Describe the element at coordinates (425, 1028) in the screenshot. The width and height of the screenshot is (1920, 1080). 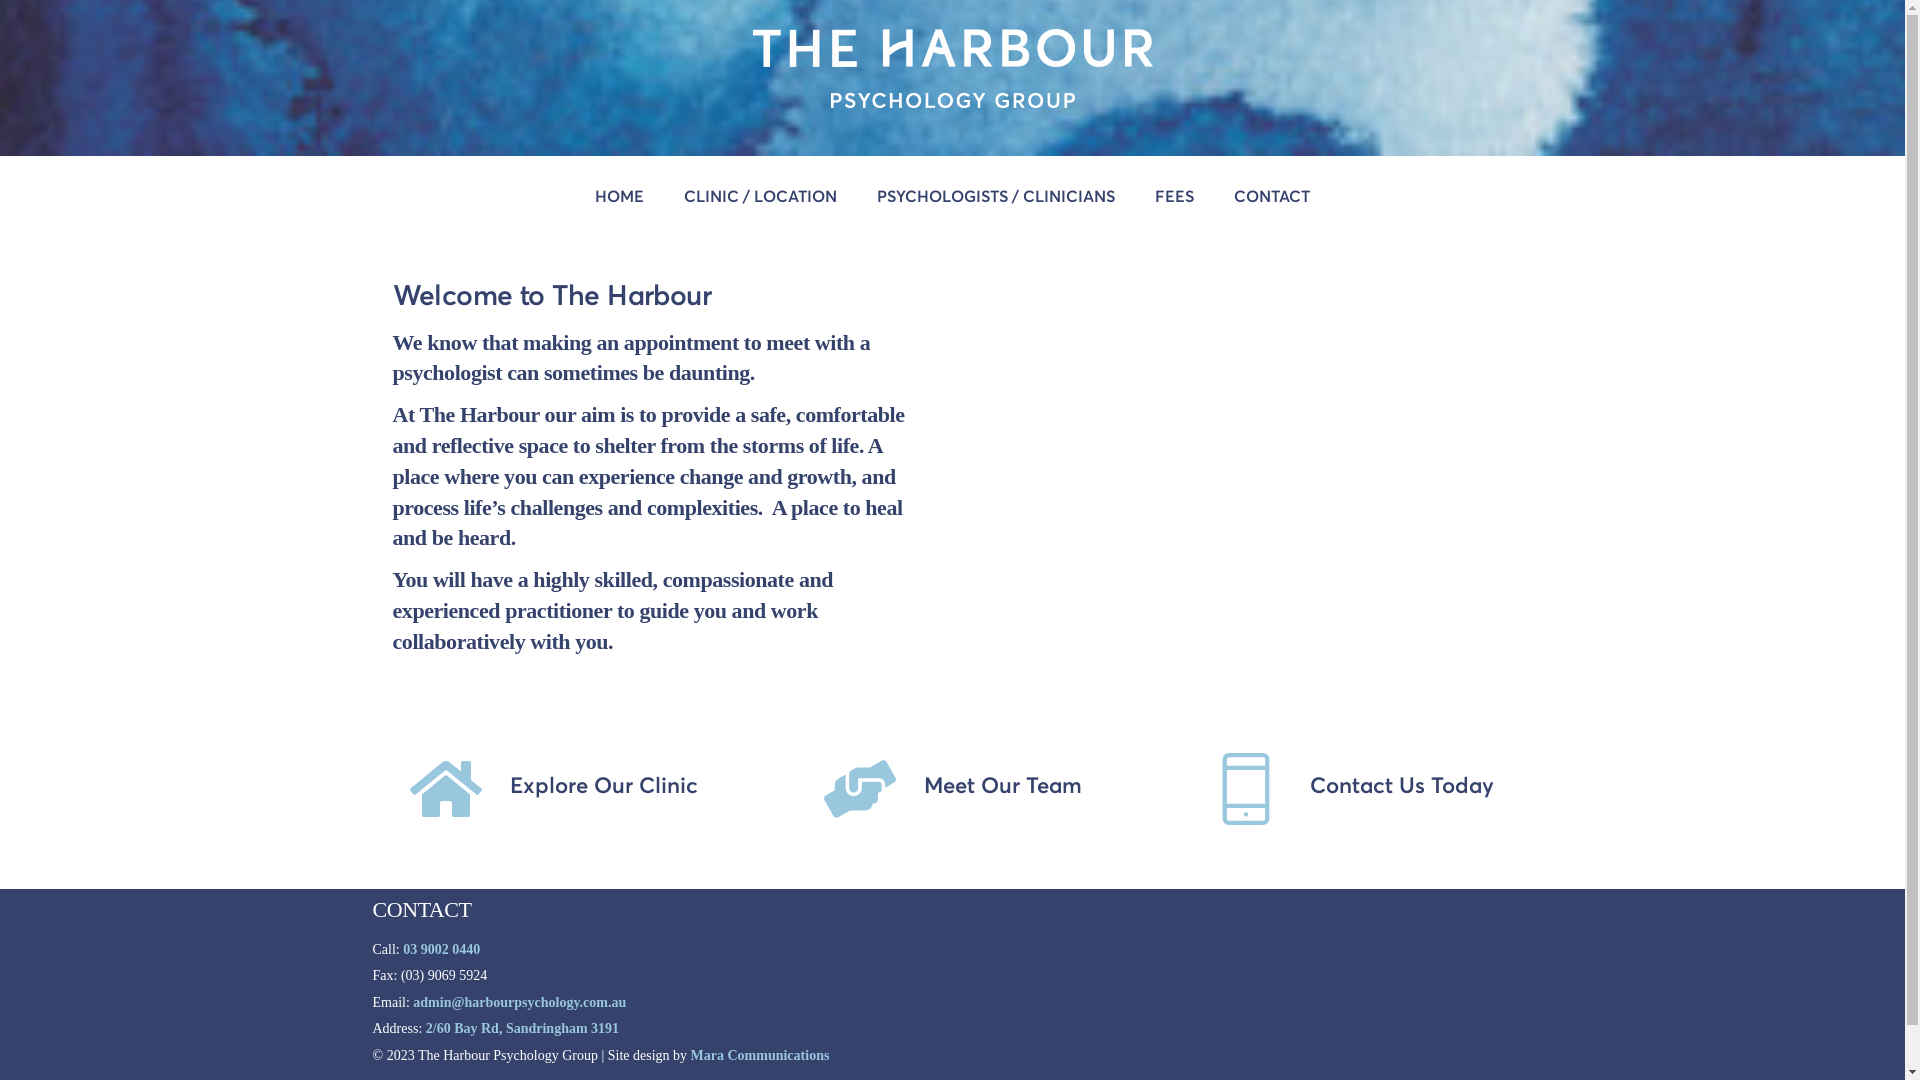
I see `'2/60 Bay Rd, Sandringham 3191'` at that location.